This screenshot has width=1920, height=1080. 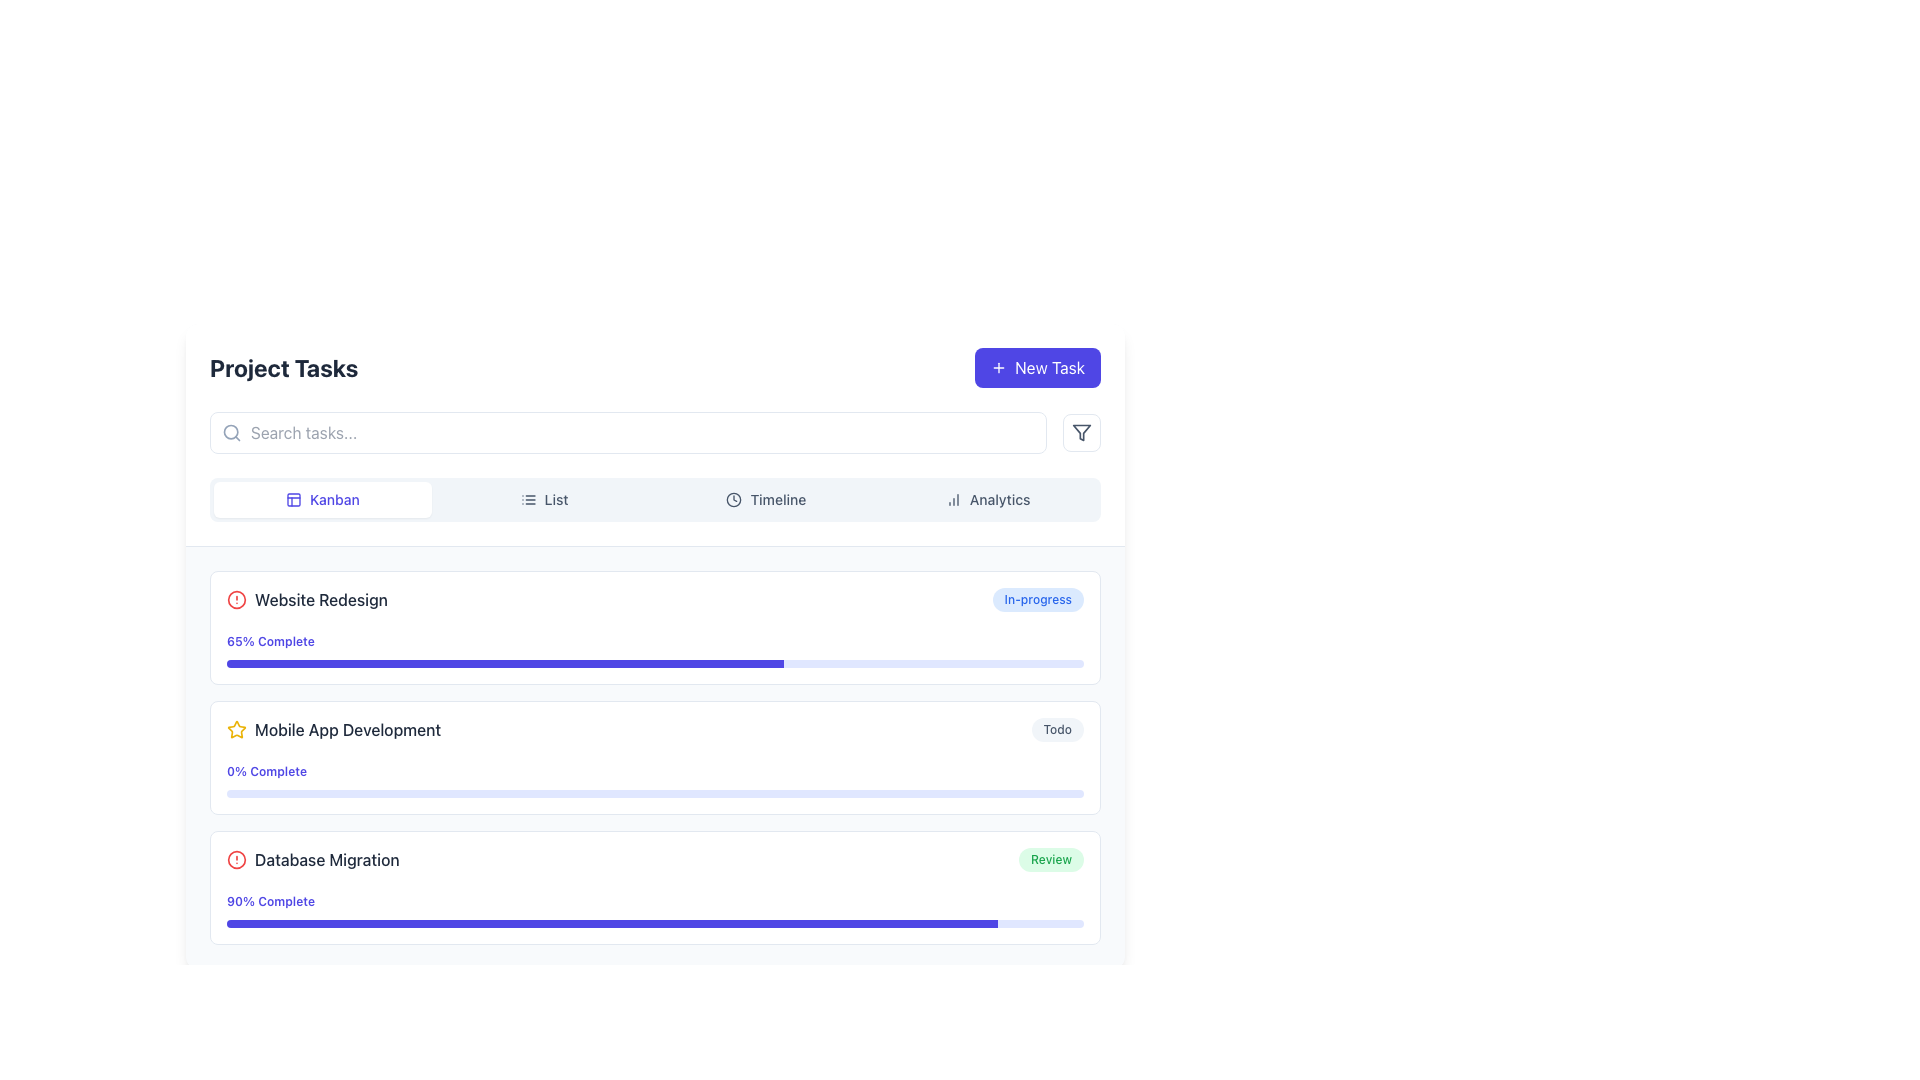 What do you see at coordinates (765, 499) in the screenshot?
I see `the third button in a horizontal list of four buttons near the top-center of the interface to switch to the Timeline view` at bounding box center [765, 499].